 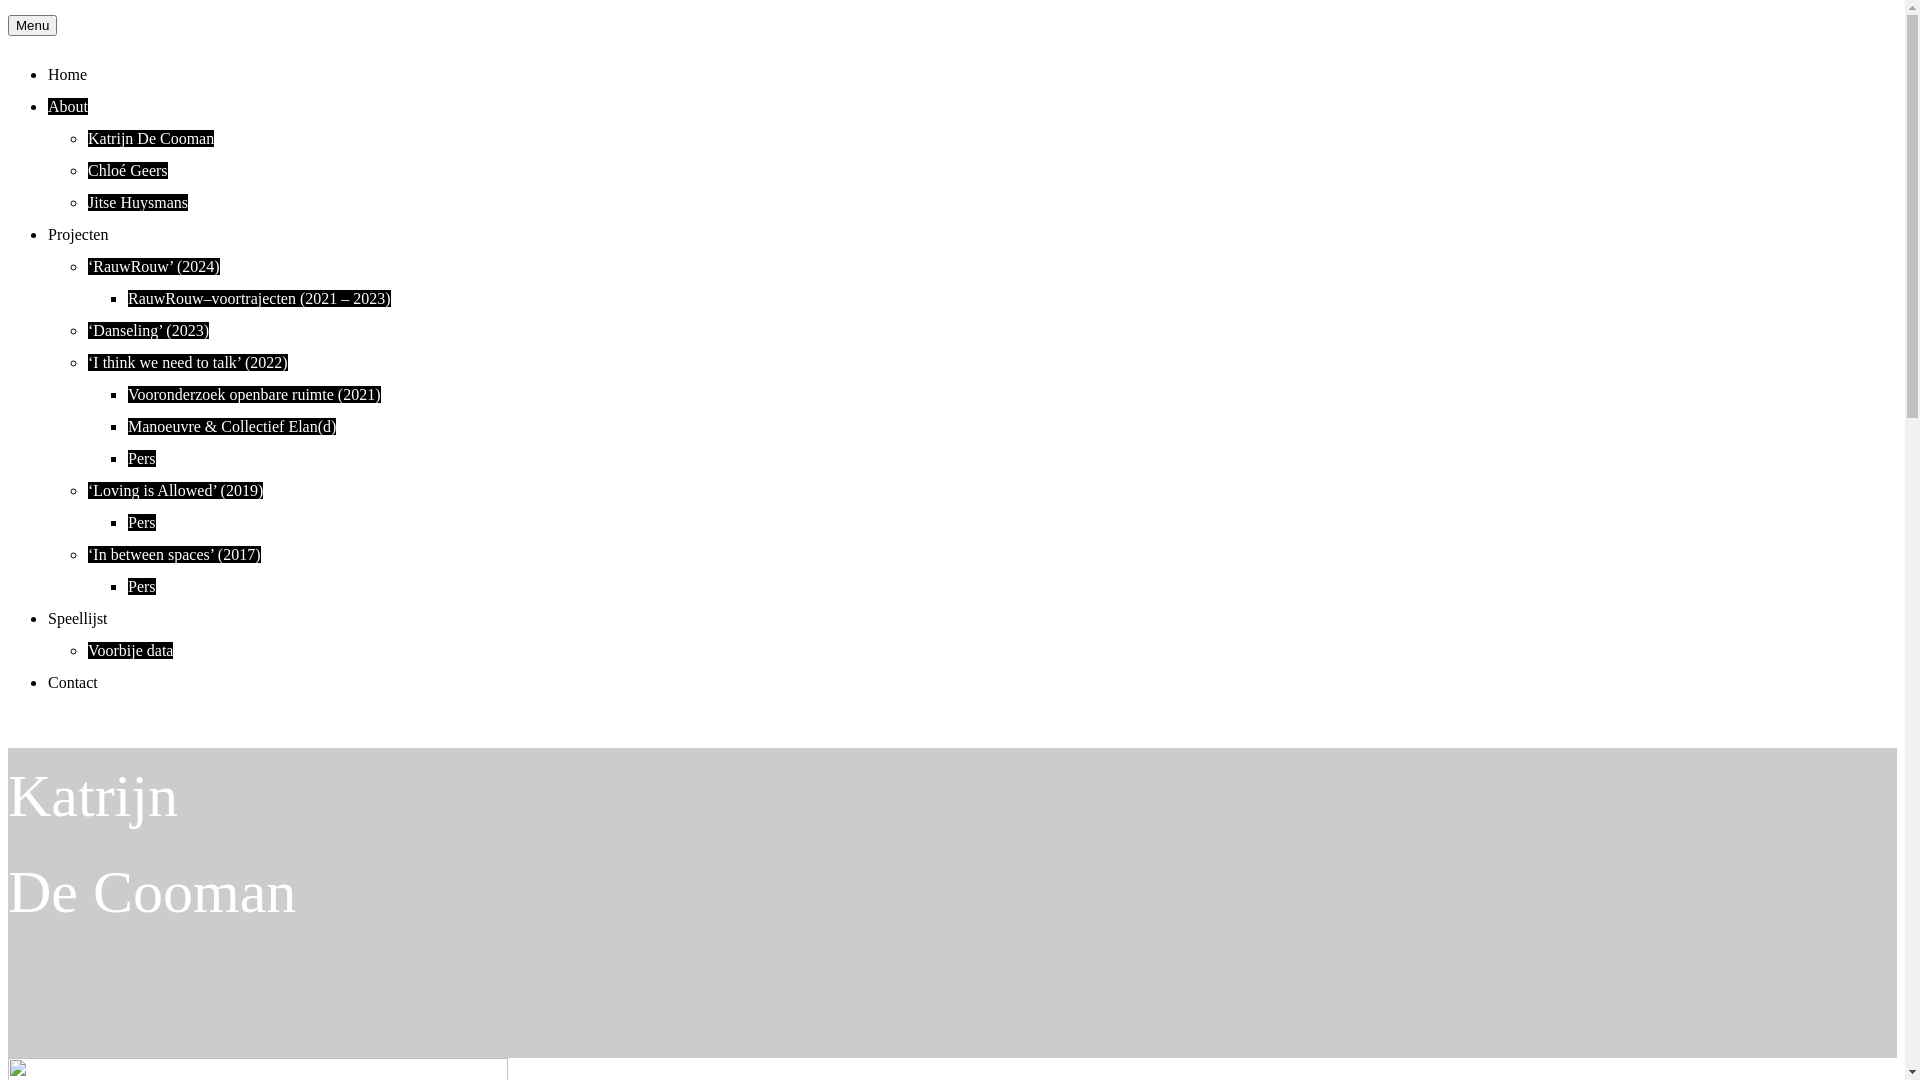 What do you see at coordinates (137, 202) in the screenshot?
I see `'Jitse Huysmans'` at bounding box center [137, 202].